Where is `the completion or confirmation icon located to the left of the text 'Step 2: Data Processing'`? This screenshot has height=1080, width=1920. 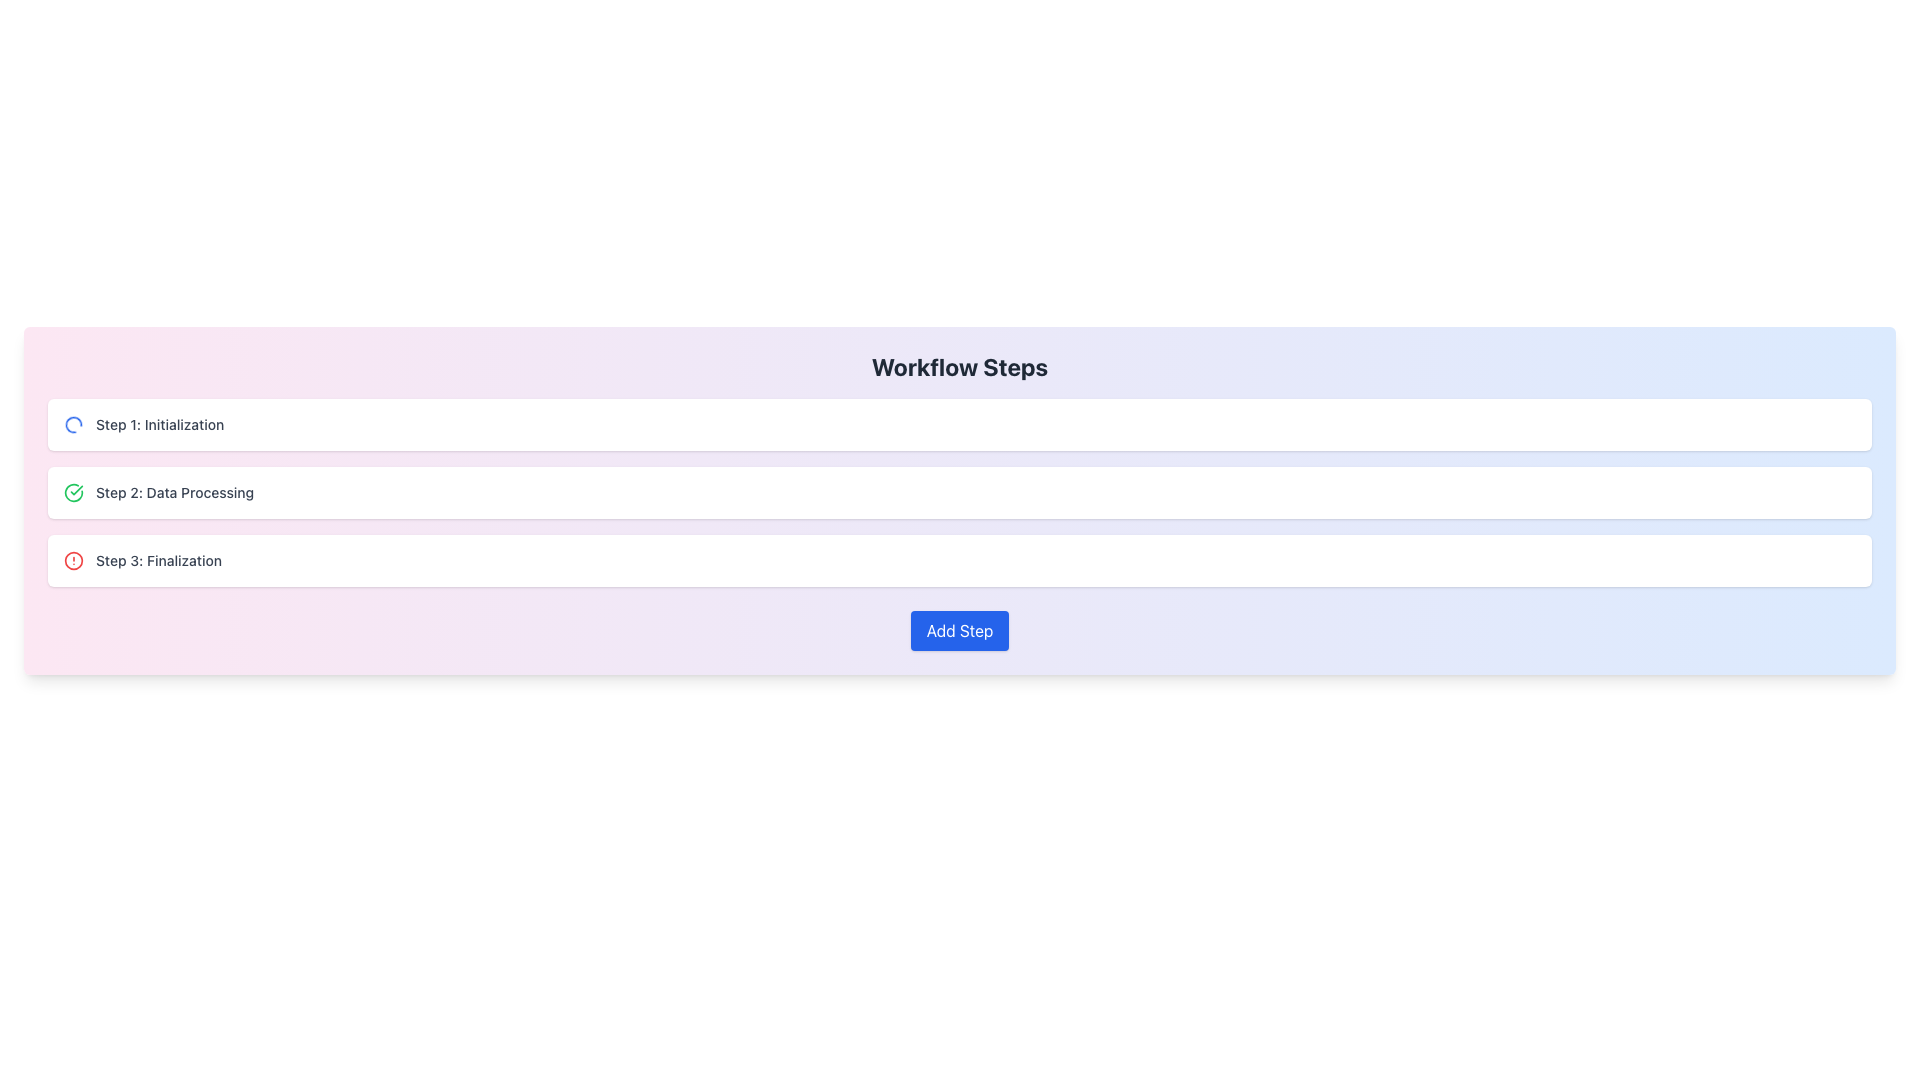
the completion or confirmation icon located to the left of the text 'Step 2: Data Processing' is located at coordinates (73, 493).